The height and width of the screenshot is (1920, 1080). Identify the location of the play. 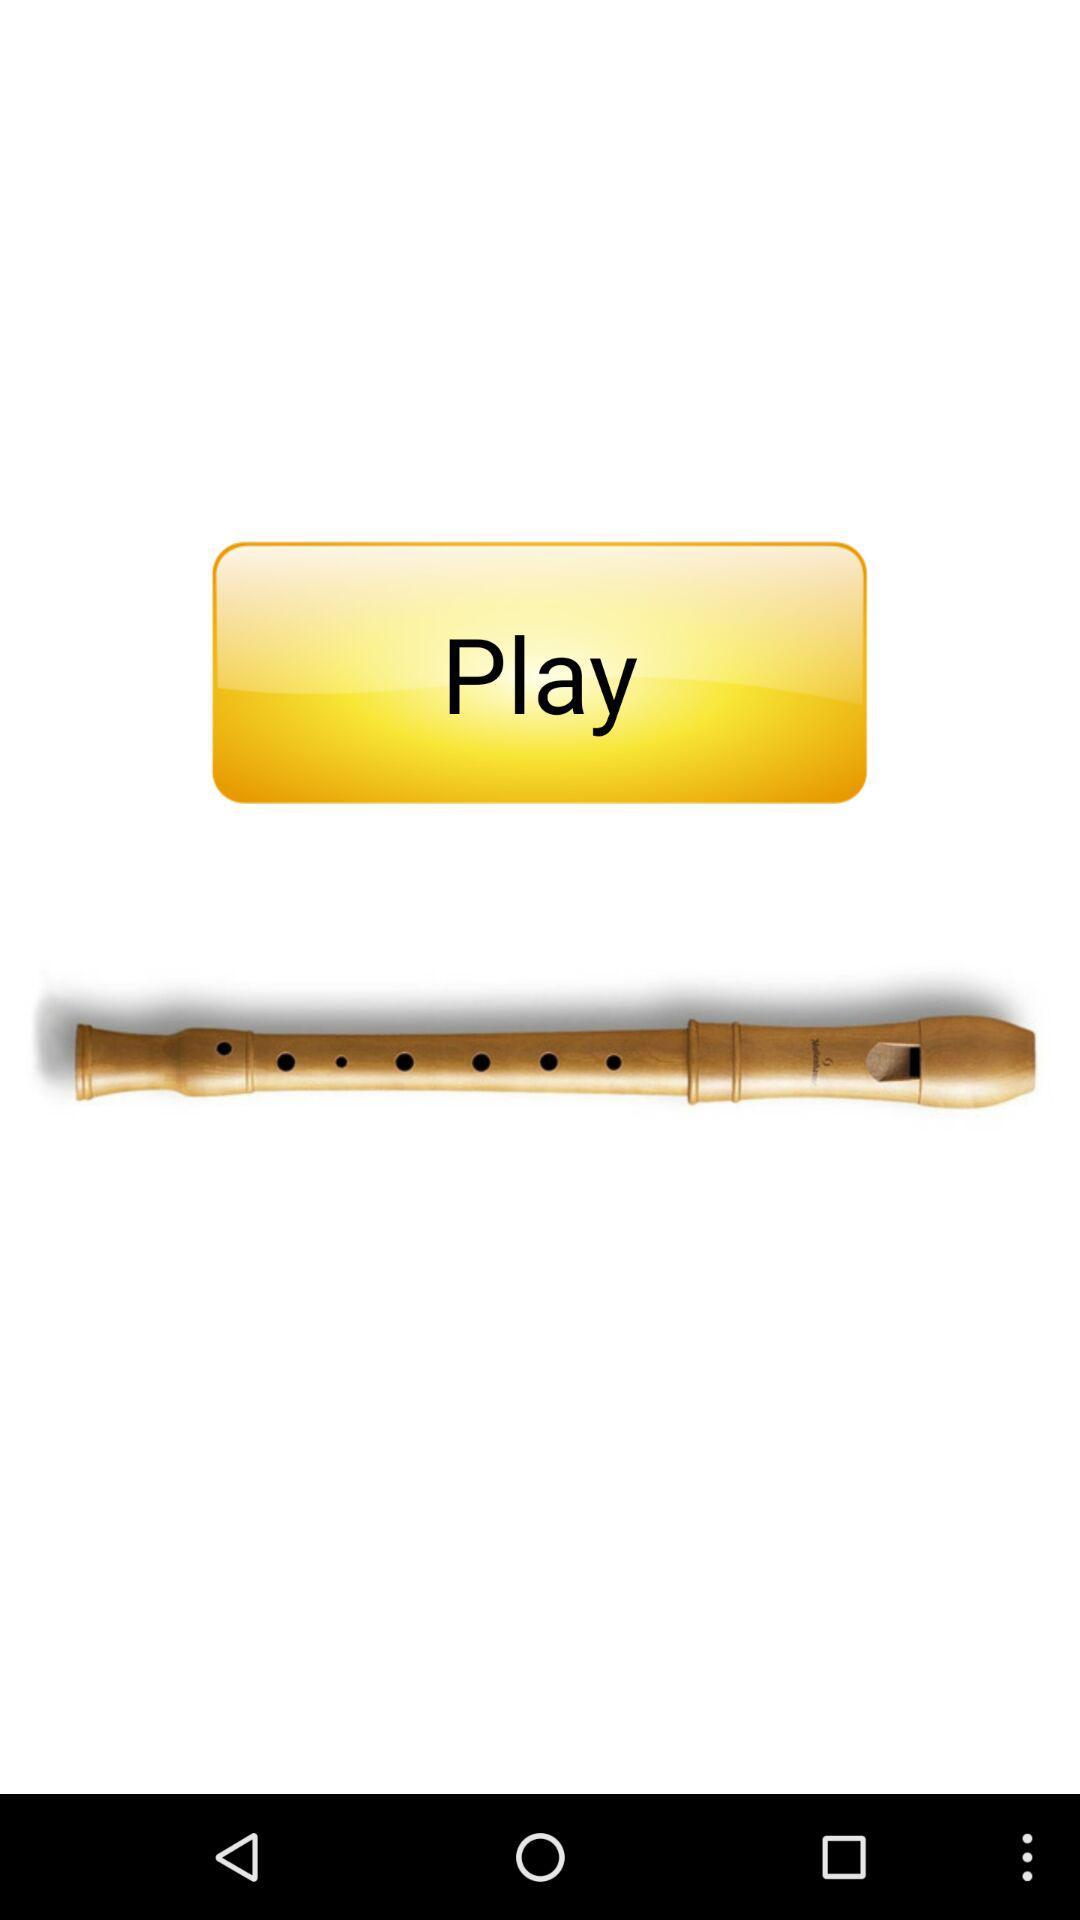
(538, 672).